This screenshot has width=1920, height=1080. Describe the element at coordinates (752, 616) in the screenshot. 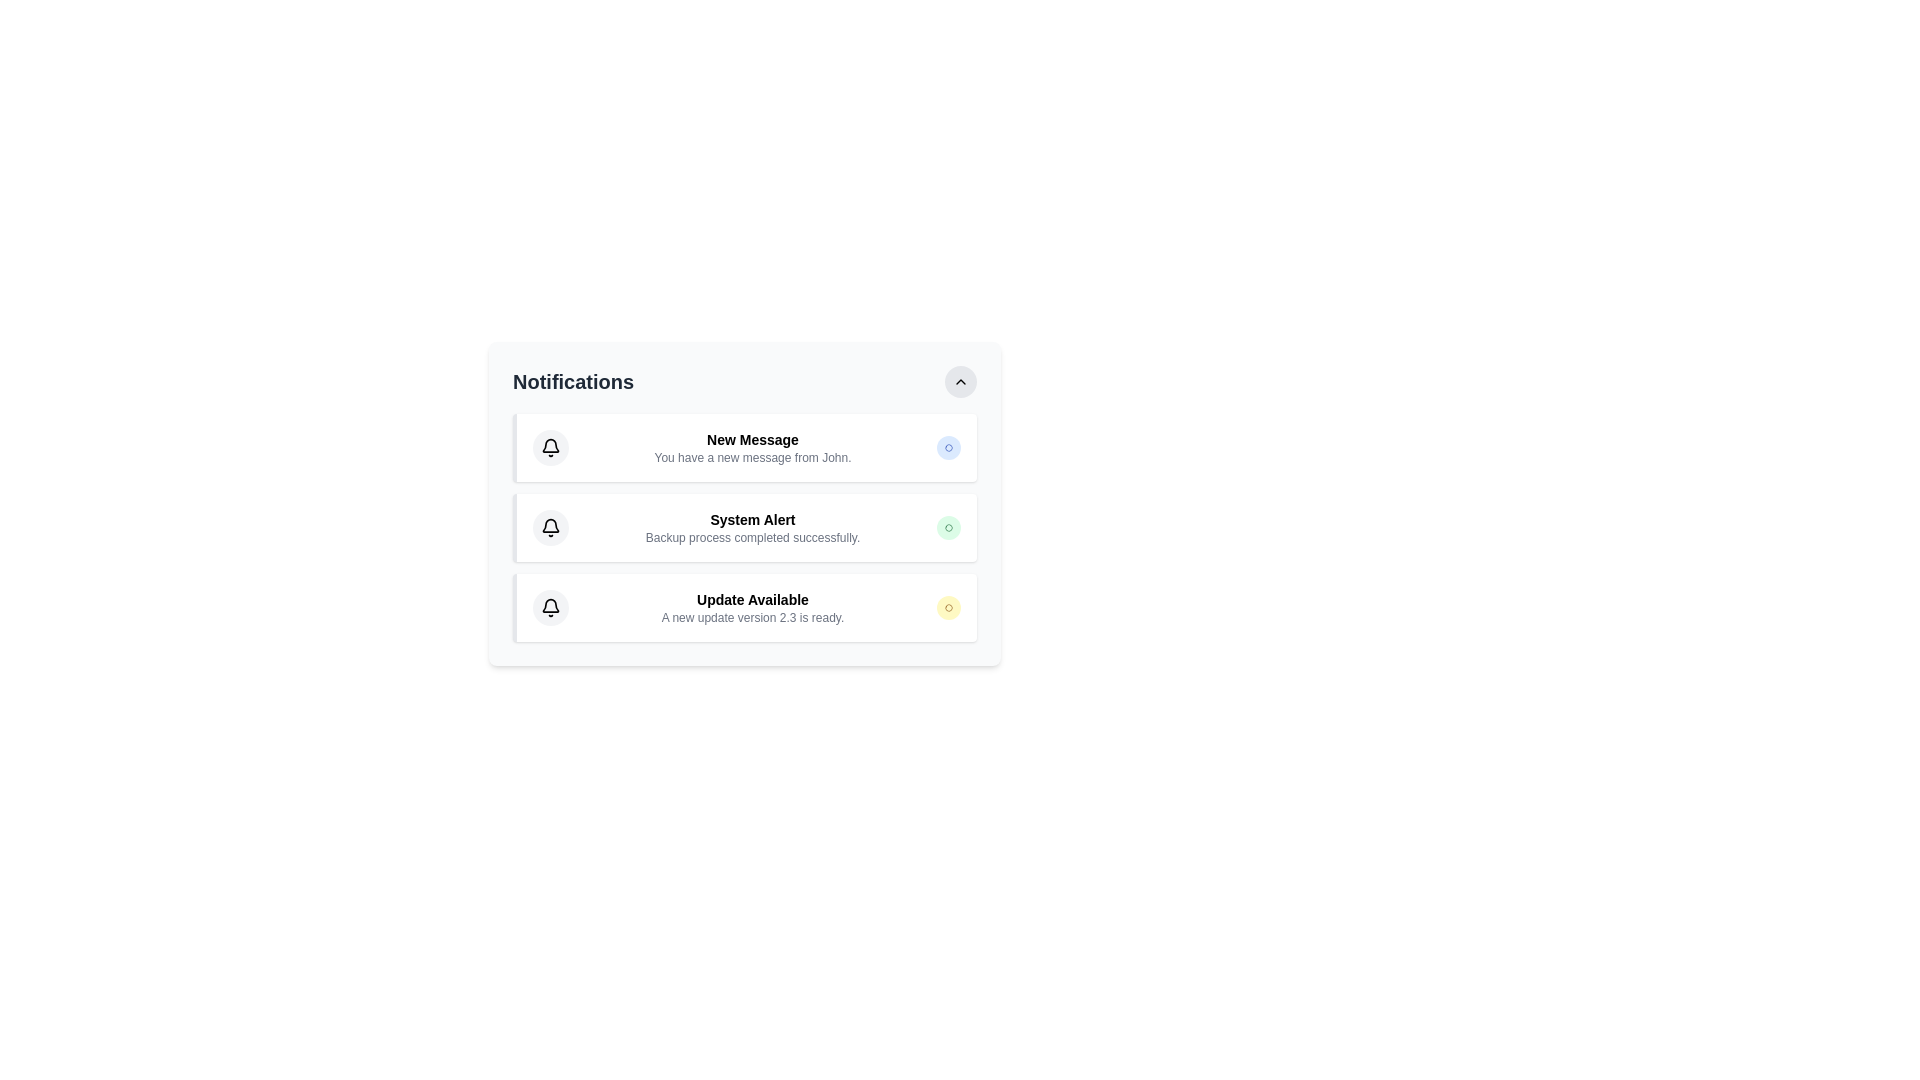

I see `the descriptive text label that provides additional information about the 'Update Available' notification, located directly below the title of the notification in the third item of a stacked list interface` at that location.